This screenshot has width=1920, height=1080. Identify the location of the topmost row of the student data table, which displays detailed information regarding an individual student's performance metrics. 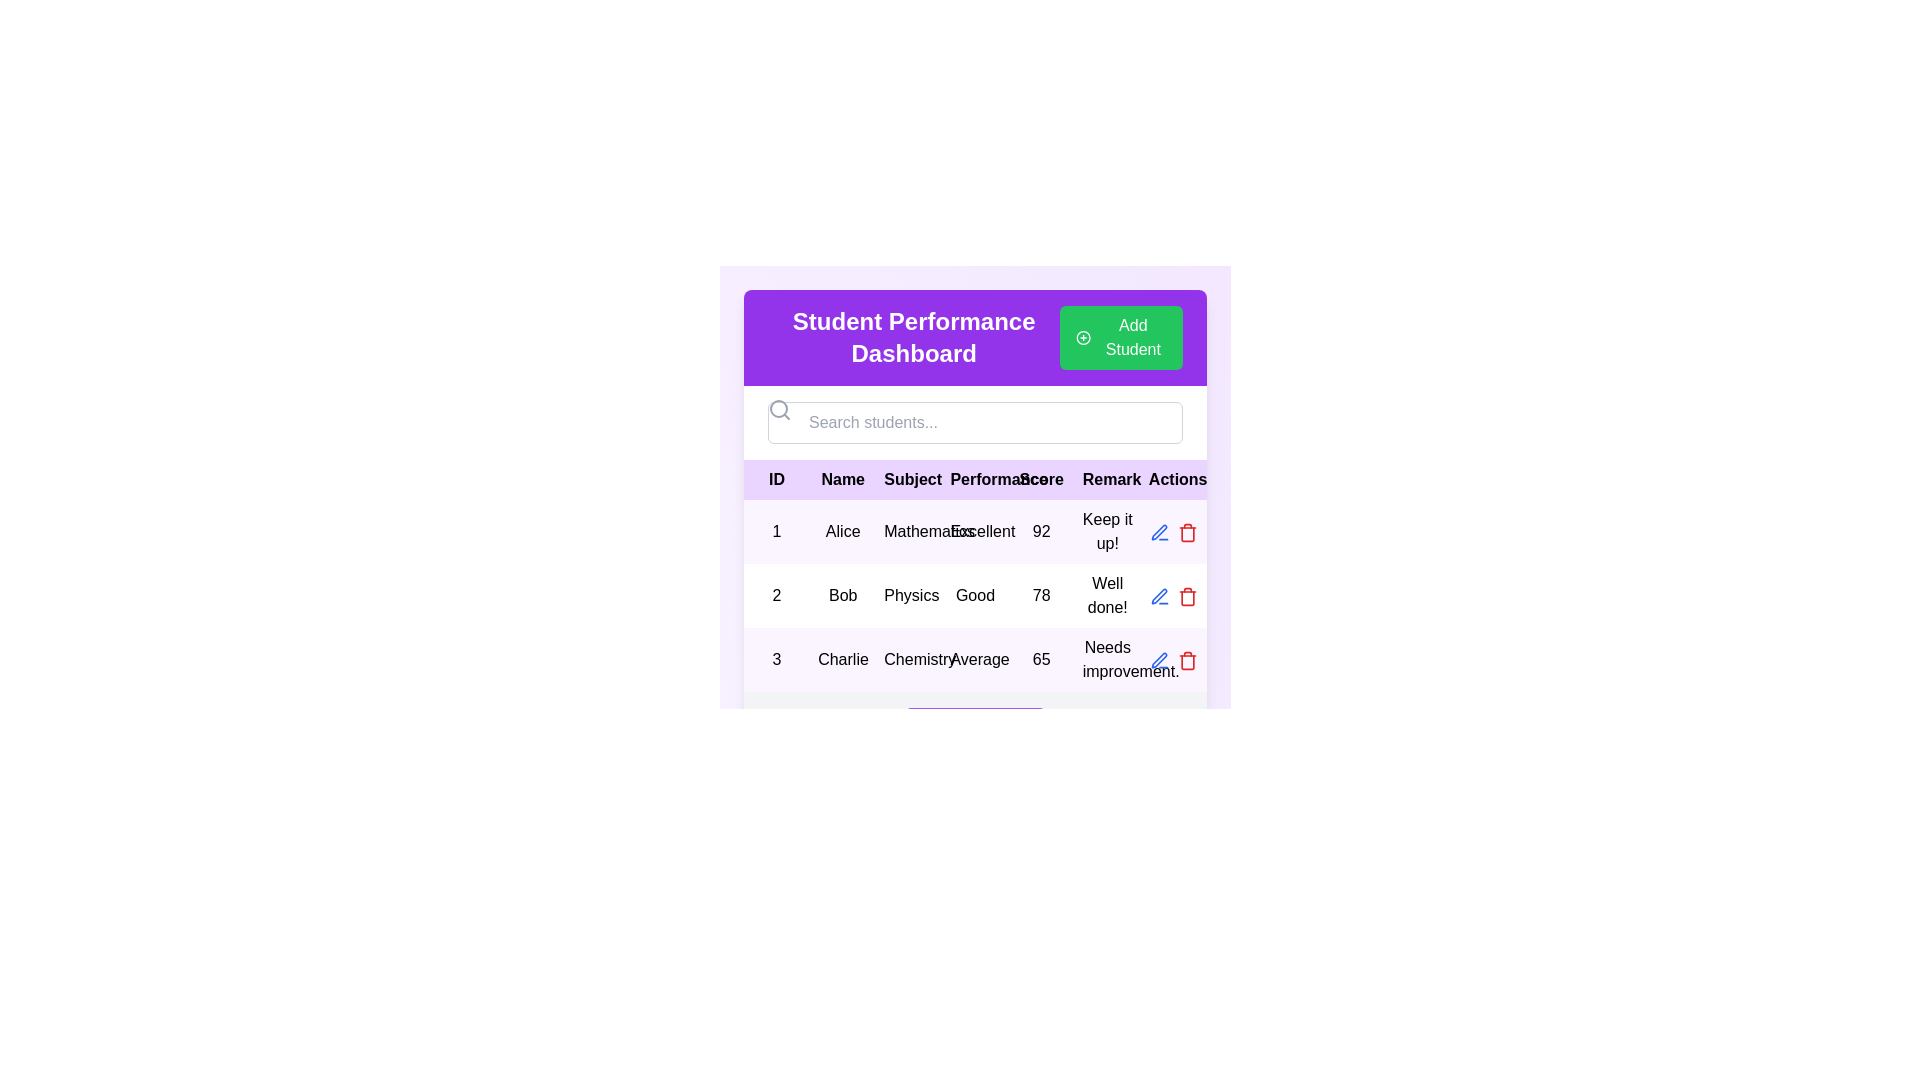
(975, 531).